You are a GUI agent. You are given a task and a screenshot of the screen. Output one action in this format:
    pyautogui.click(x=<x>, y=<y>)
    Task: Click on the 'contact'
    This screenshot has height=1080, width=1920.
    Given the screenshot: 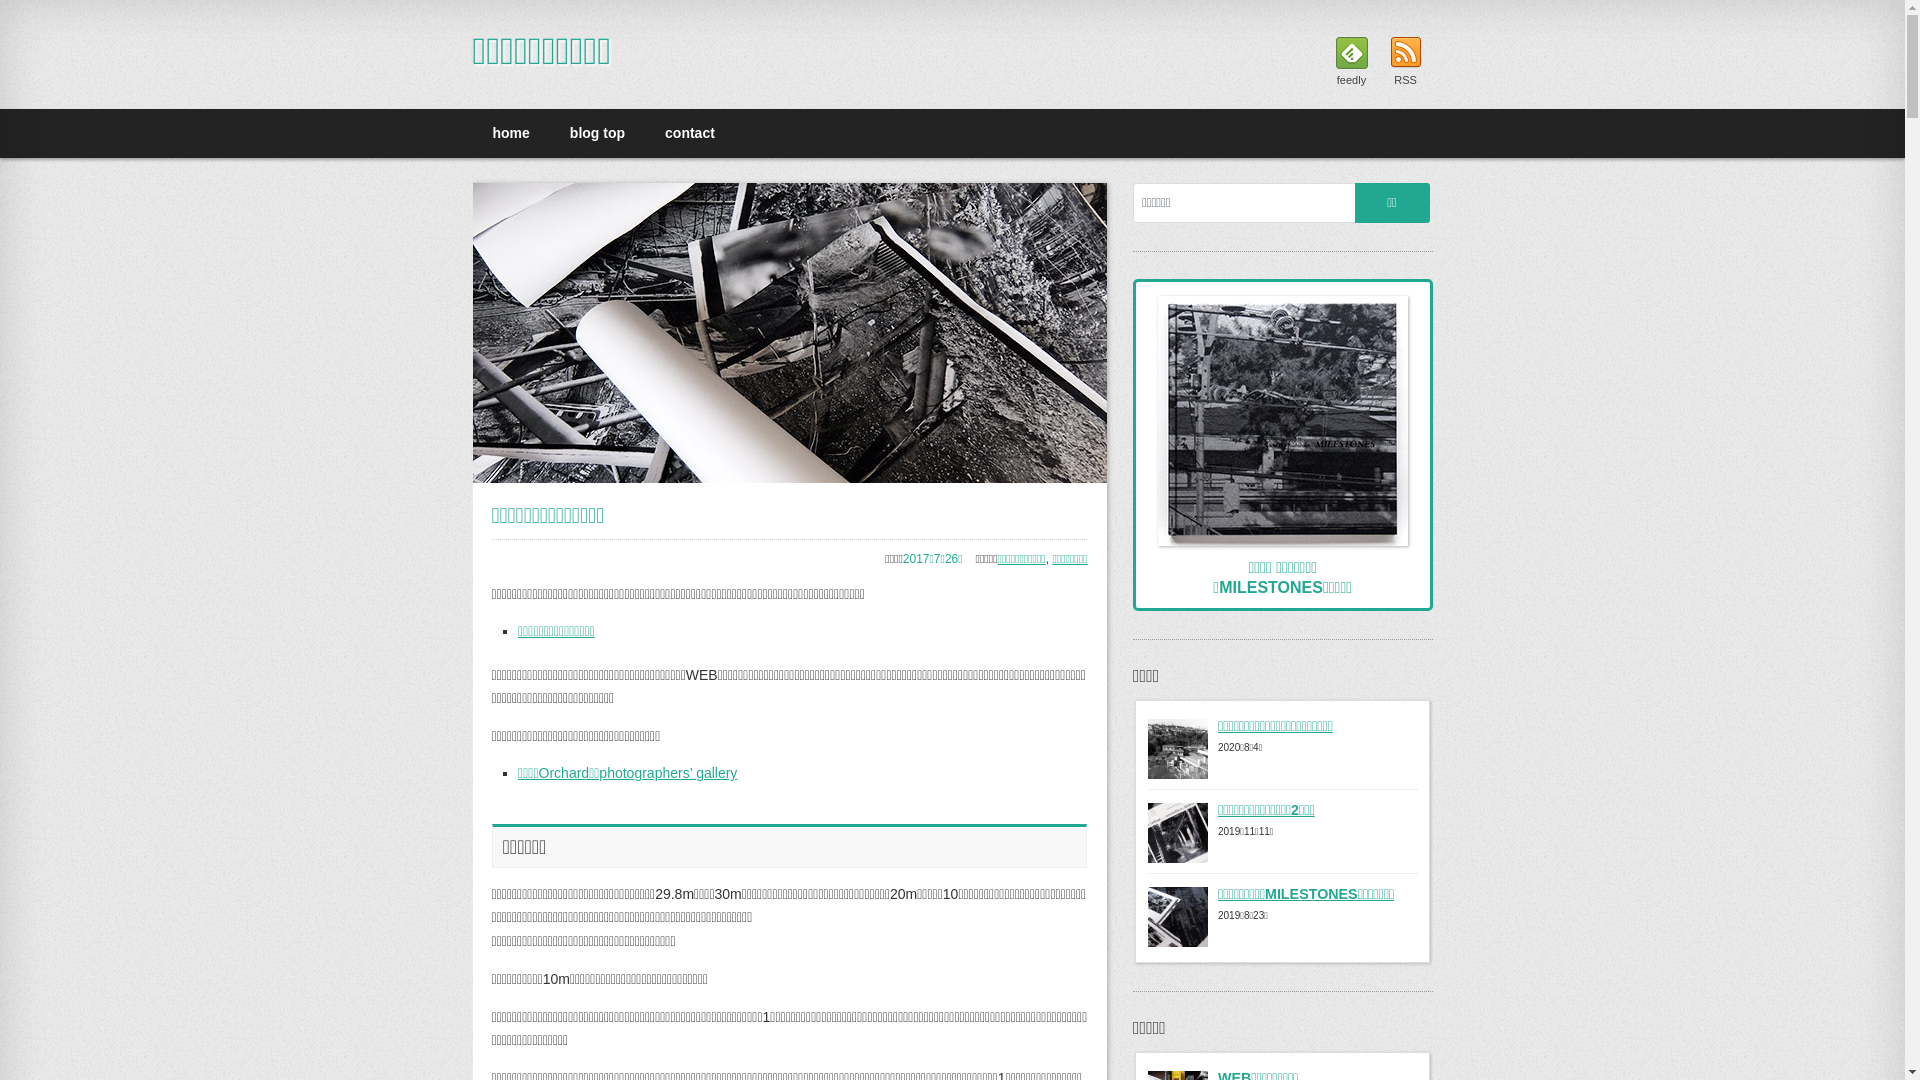 What is the action you would take?
    pyautogui.click(x=644, y=132)
    